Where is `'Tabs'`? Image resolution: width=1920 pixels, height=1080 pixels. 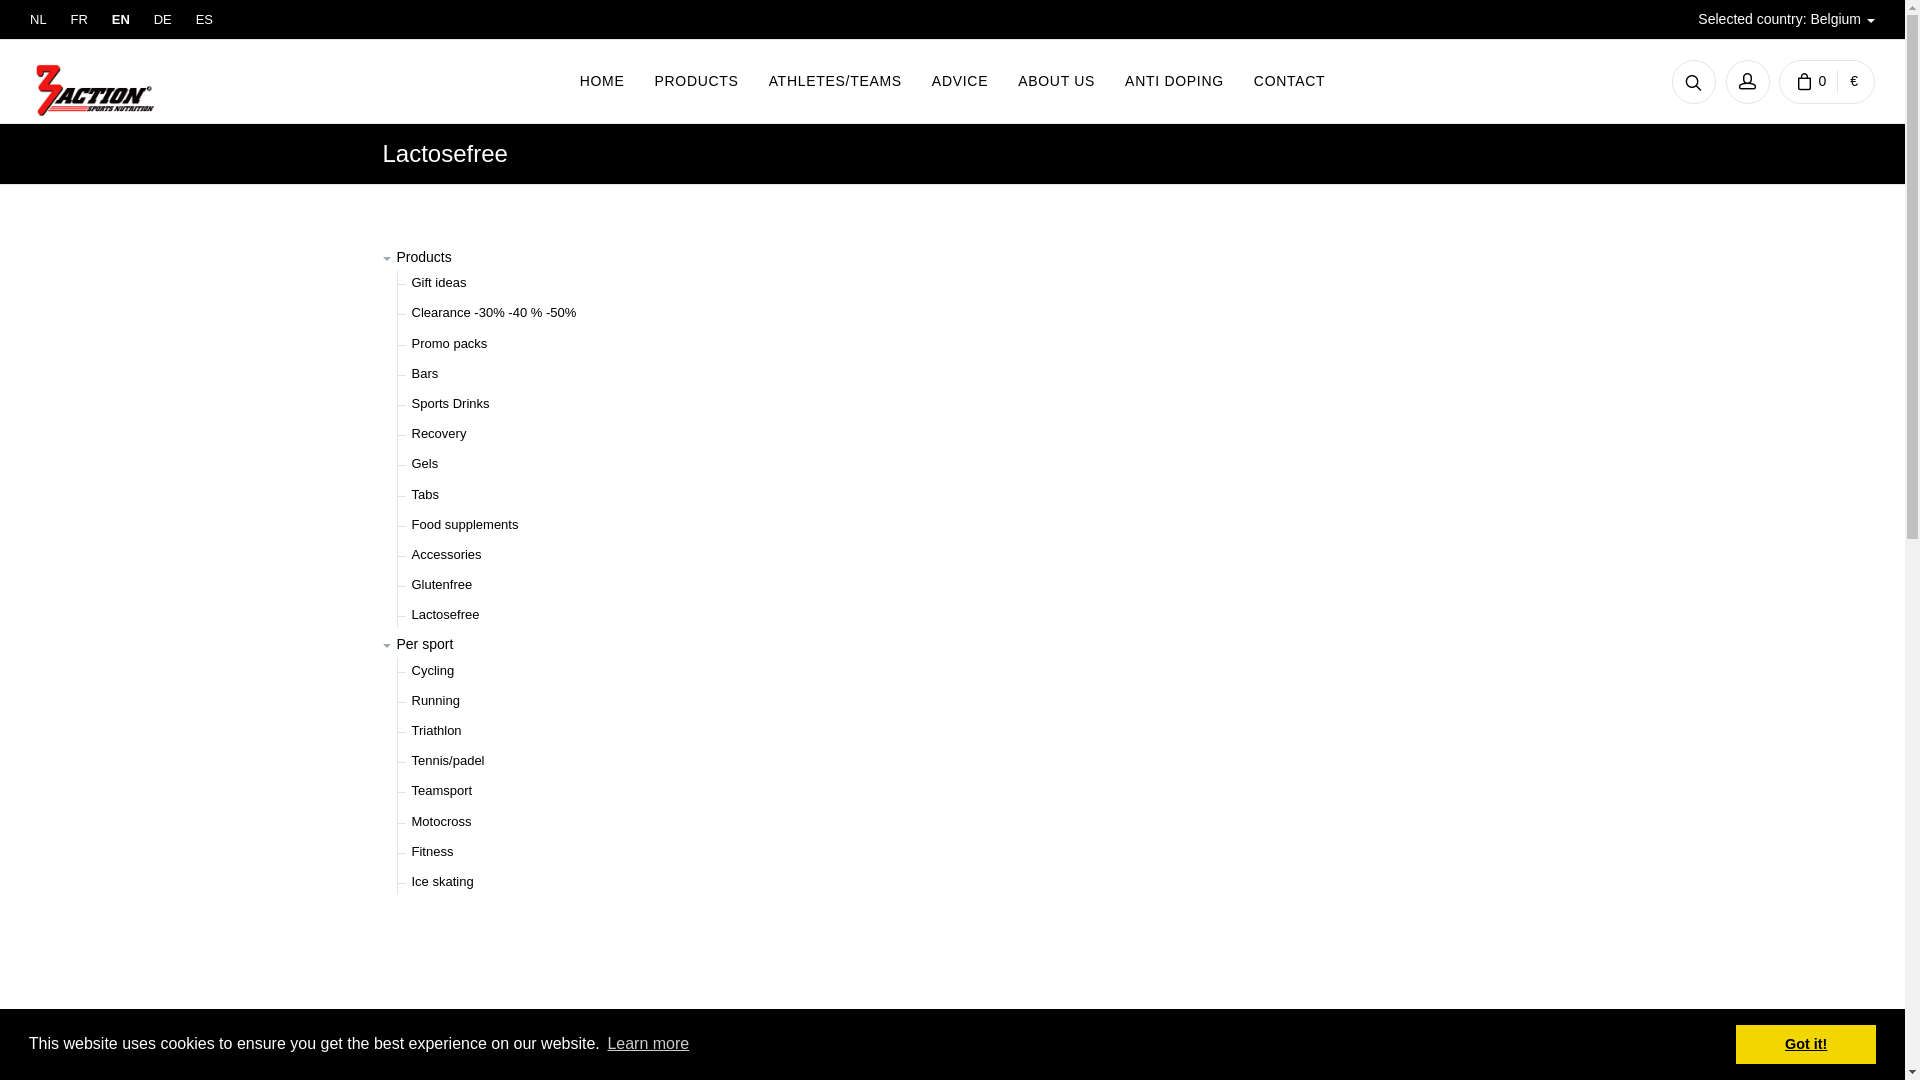
'Tabs' is located at coordinates (424, 493).